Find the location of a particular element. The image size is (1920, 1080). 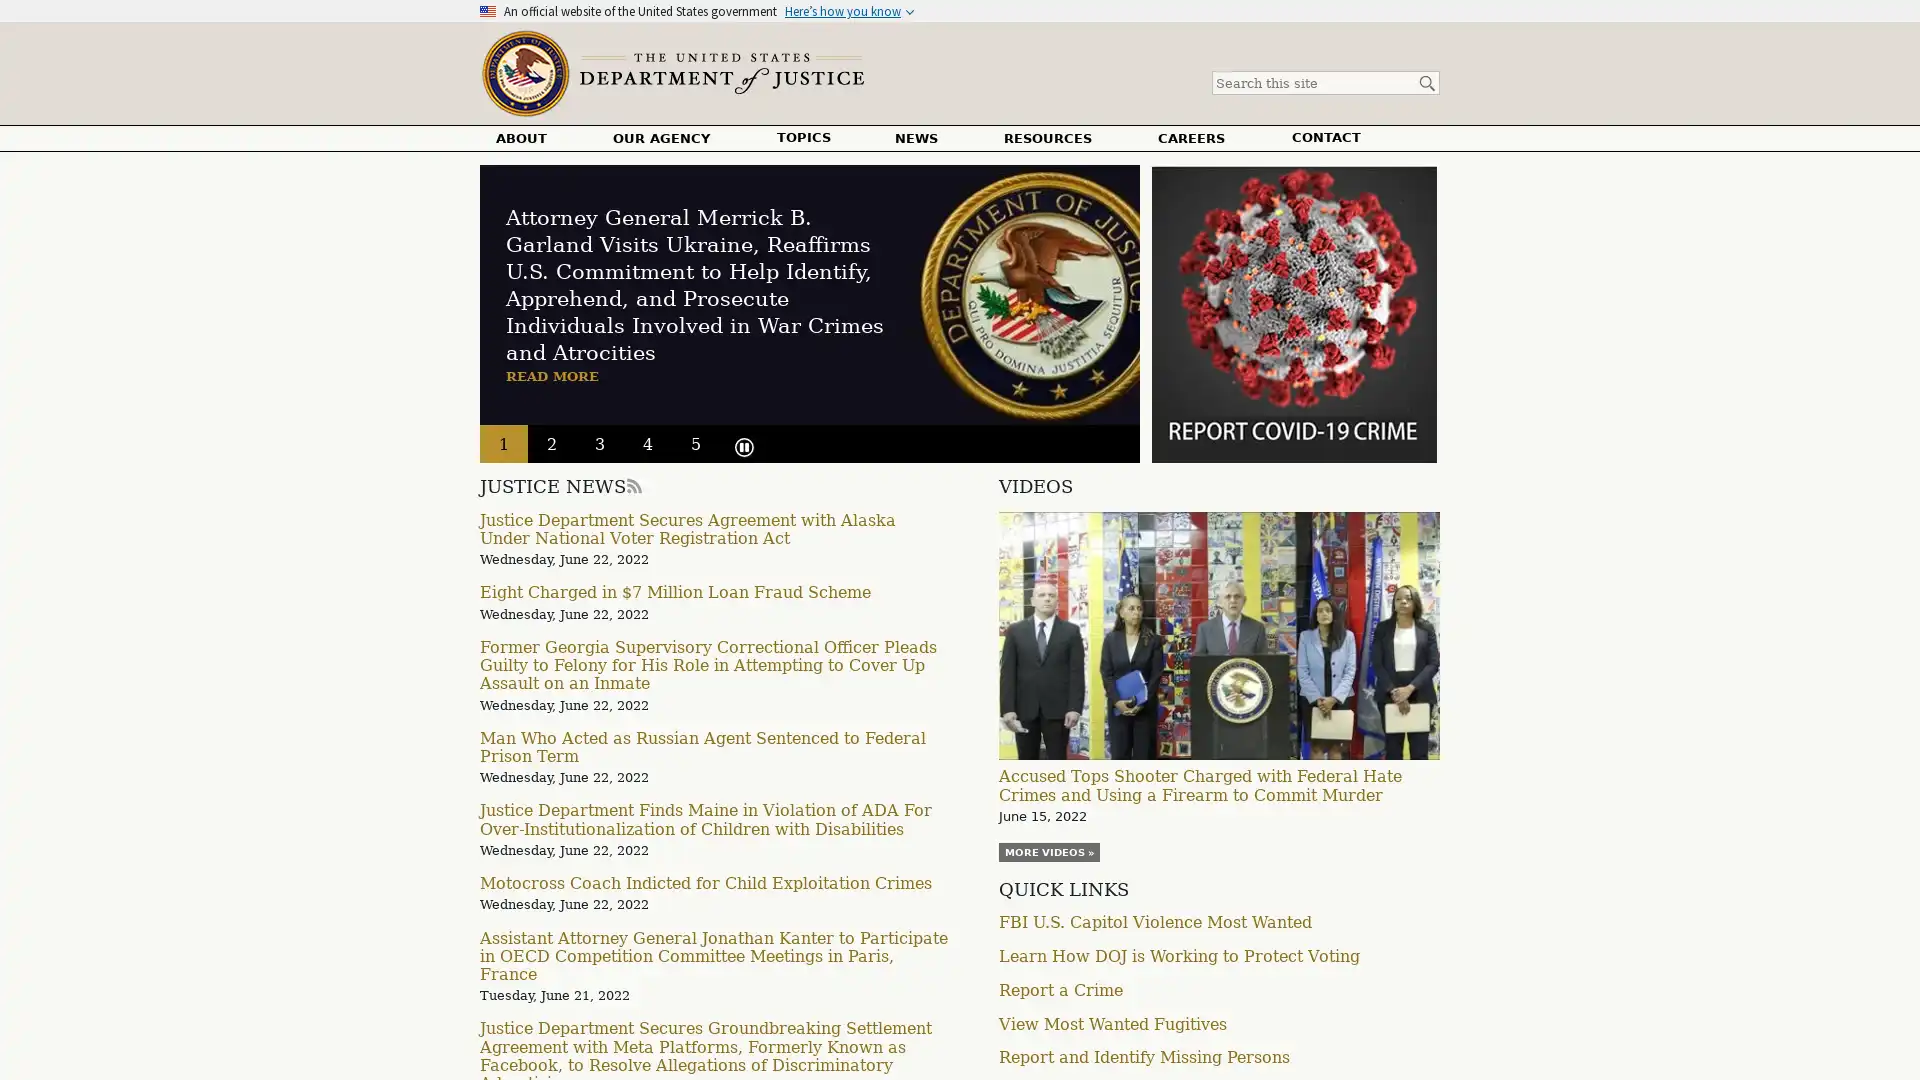

Search is located at coordinates (1425, 83).